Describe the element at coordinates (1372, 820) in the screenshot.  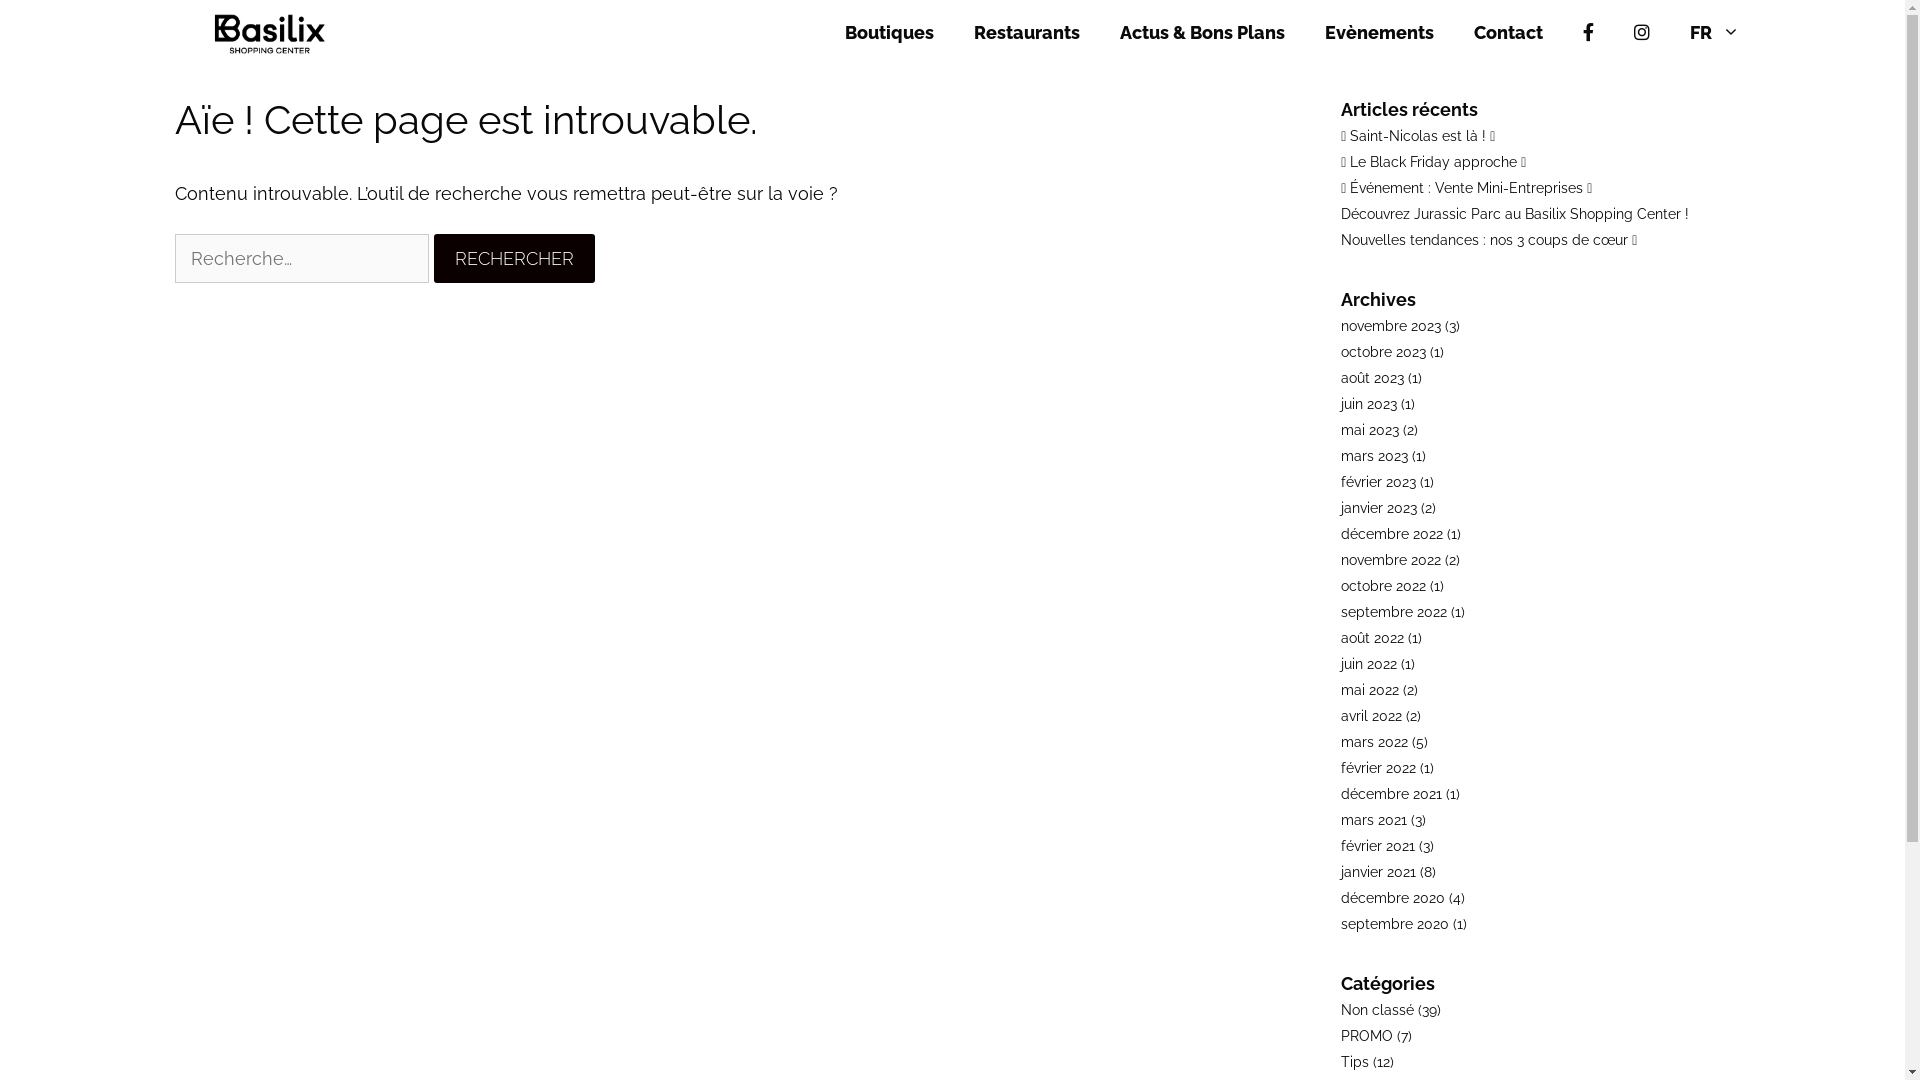
I see `'mars 2021'` at that location.